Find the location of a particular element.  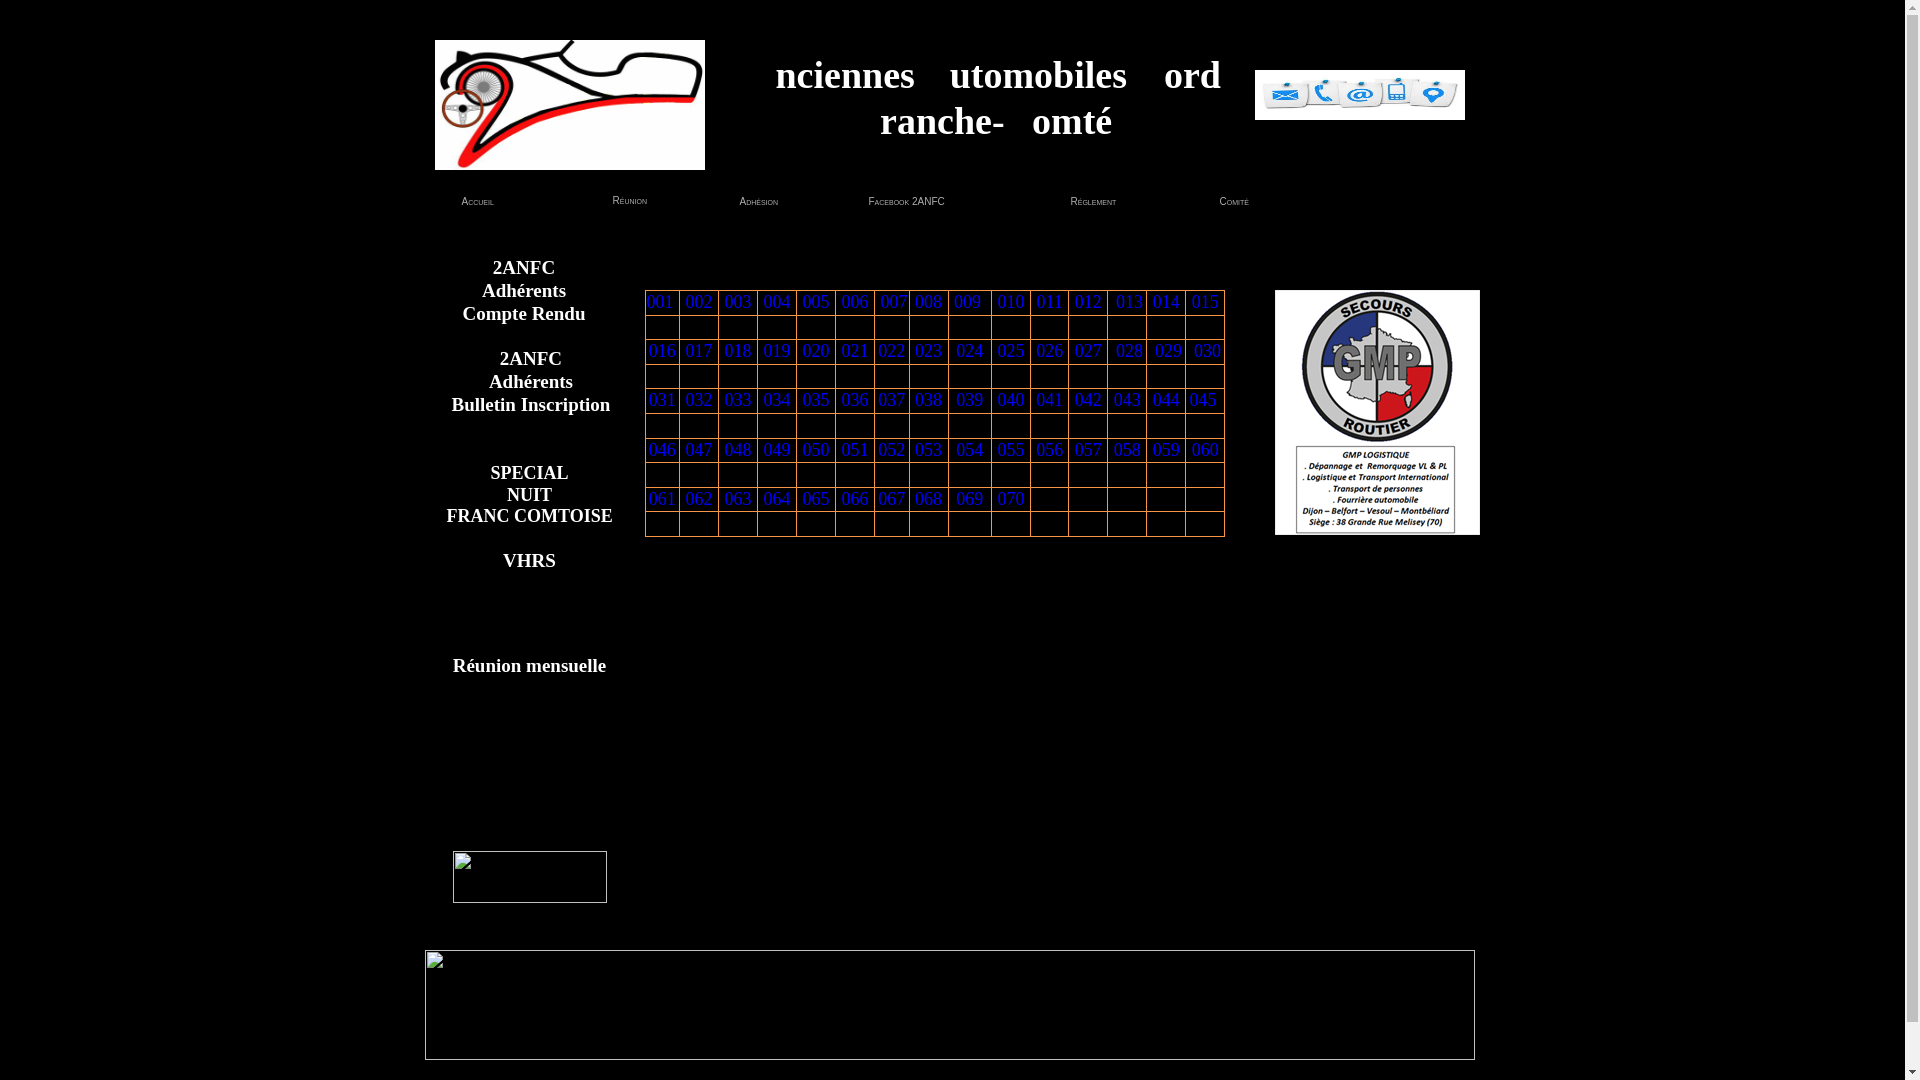

' 003 ' is located at coordinates (737, 301).